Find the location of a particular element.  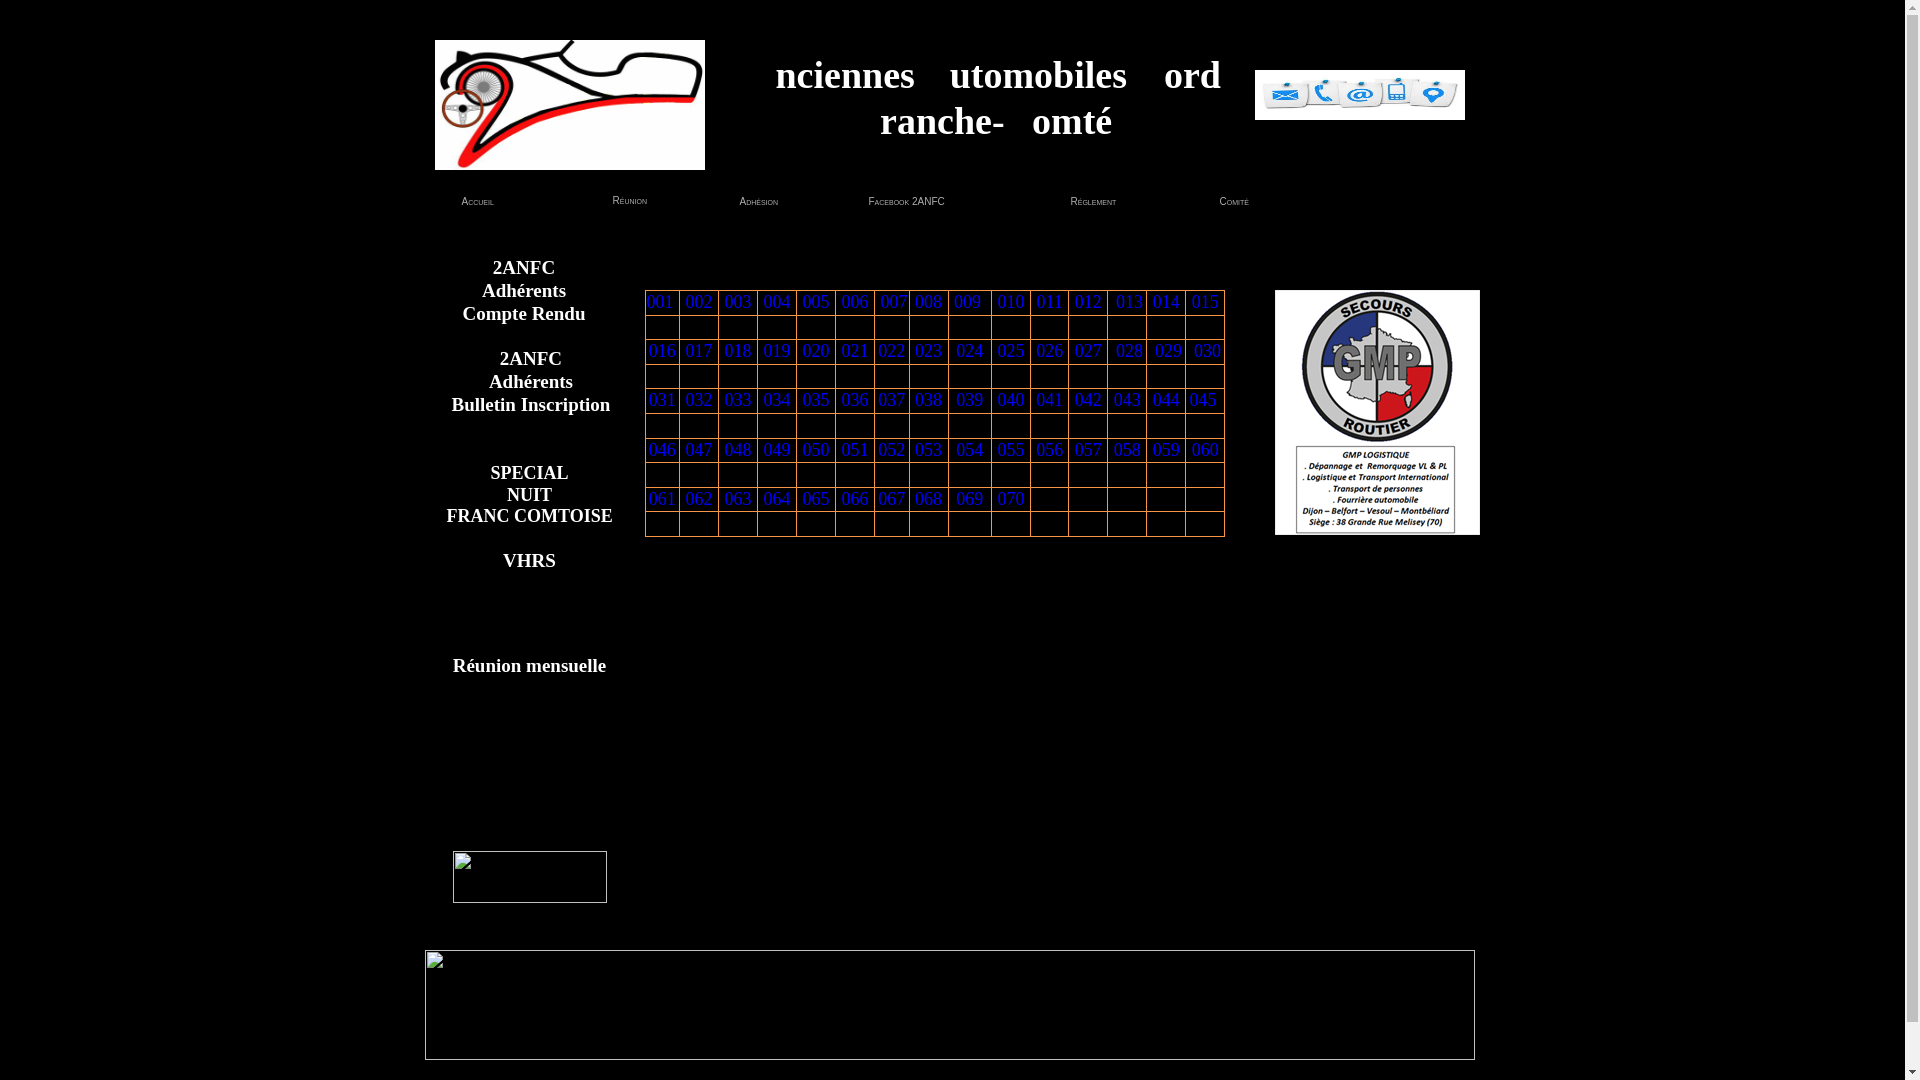

' 003 ' is located at coordinates (737, 301).